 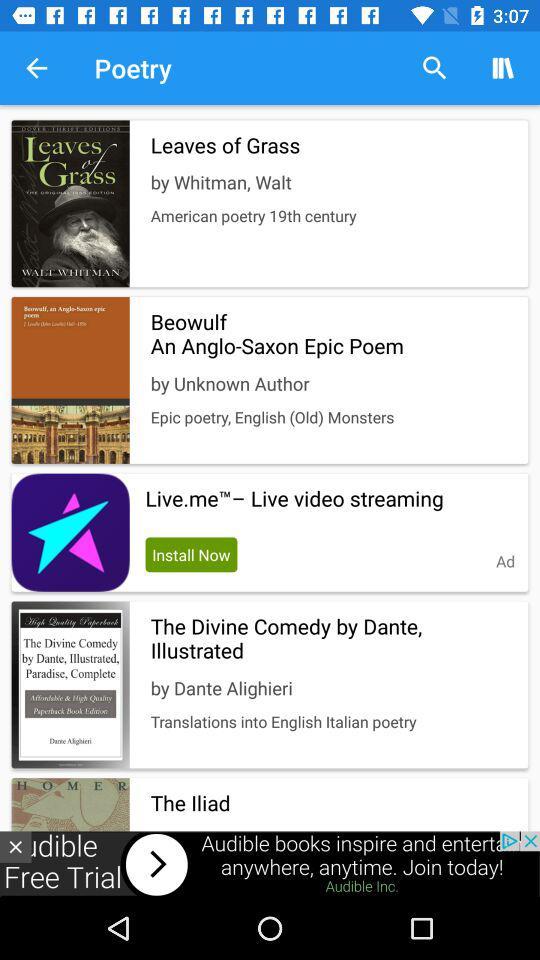 What do you see at coordinates (270, 863) in the screenshot?
I see `advertisement` at bounding box center [270, 863].